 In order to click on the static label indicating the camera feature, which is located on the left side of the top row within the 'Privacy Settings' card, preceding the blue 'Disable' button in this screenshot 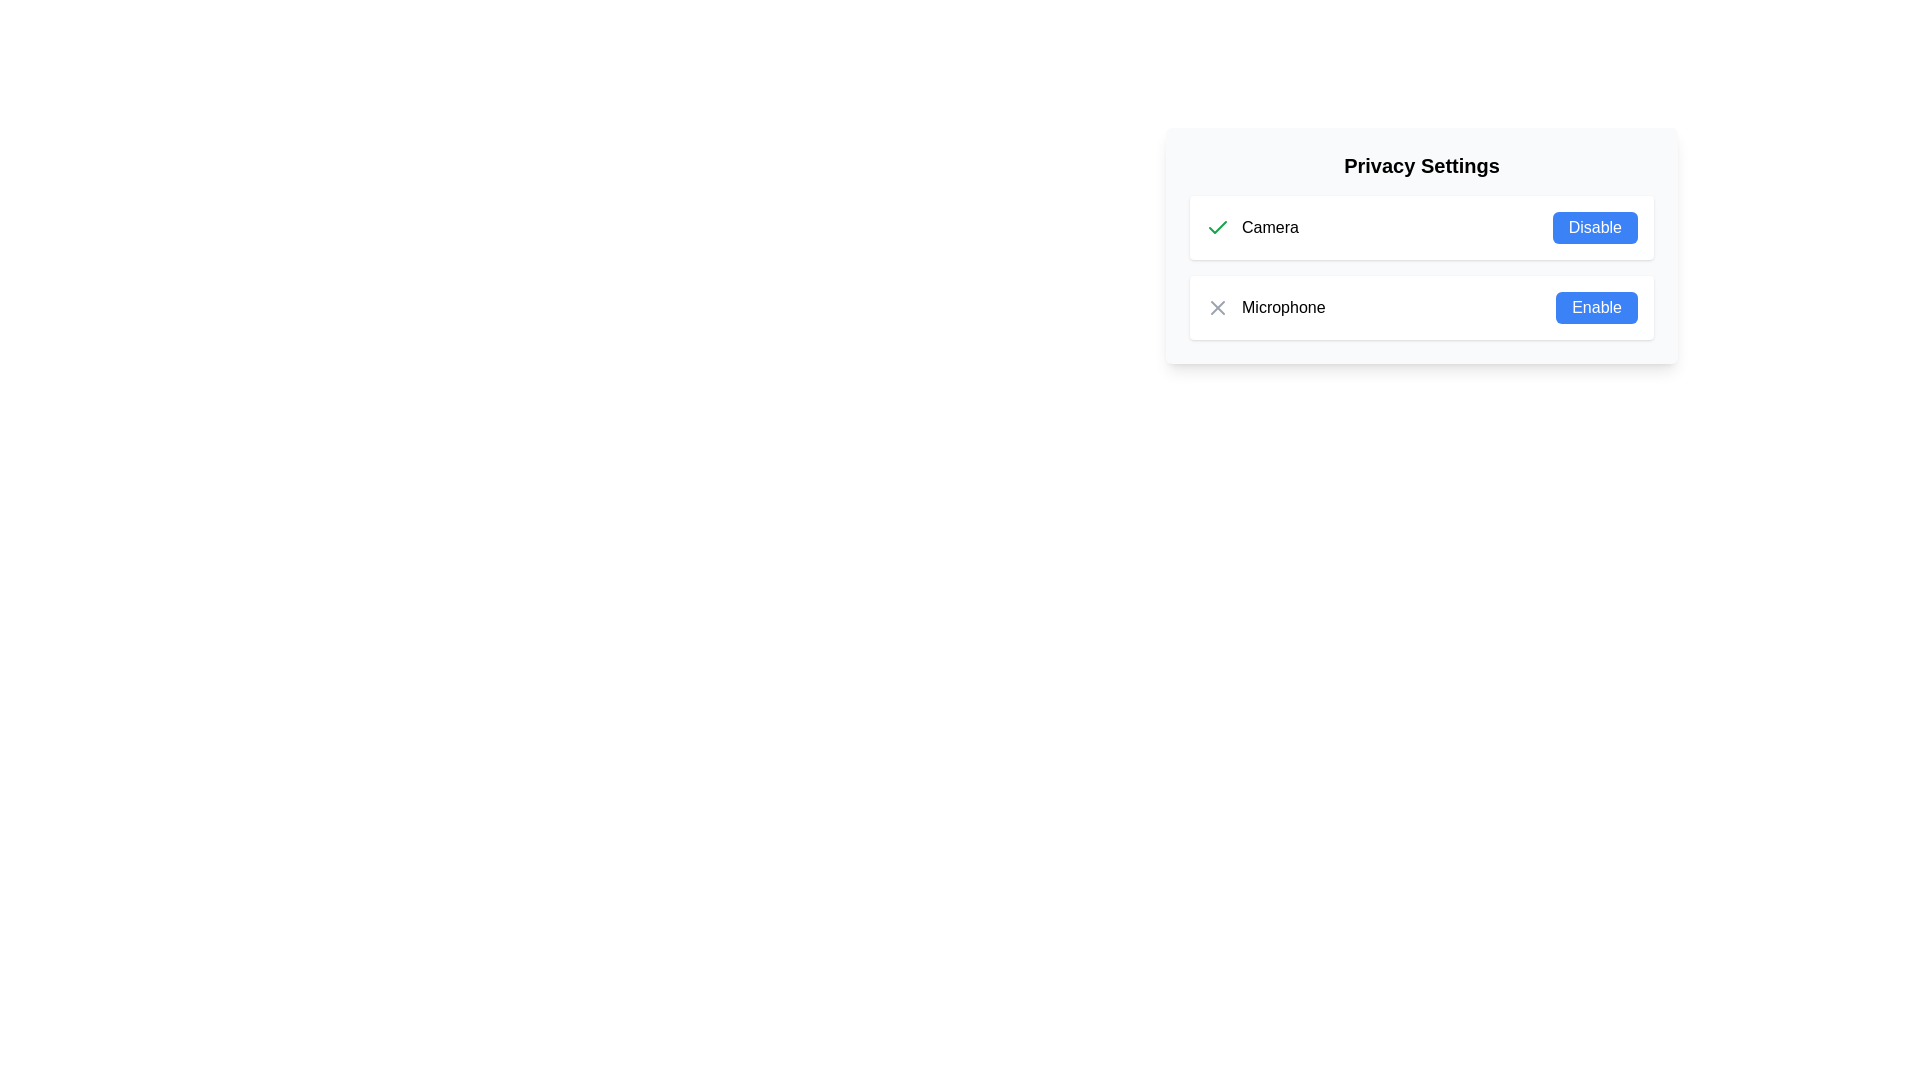, I will do `click(1251, 226)`.